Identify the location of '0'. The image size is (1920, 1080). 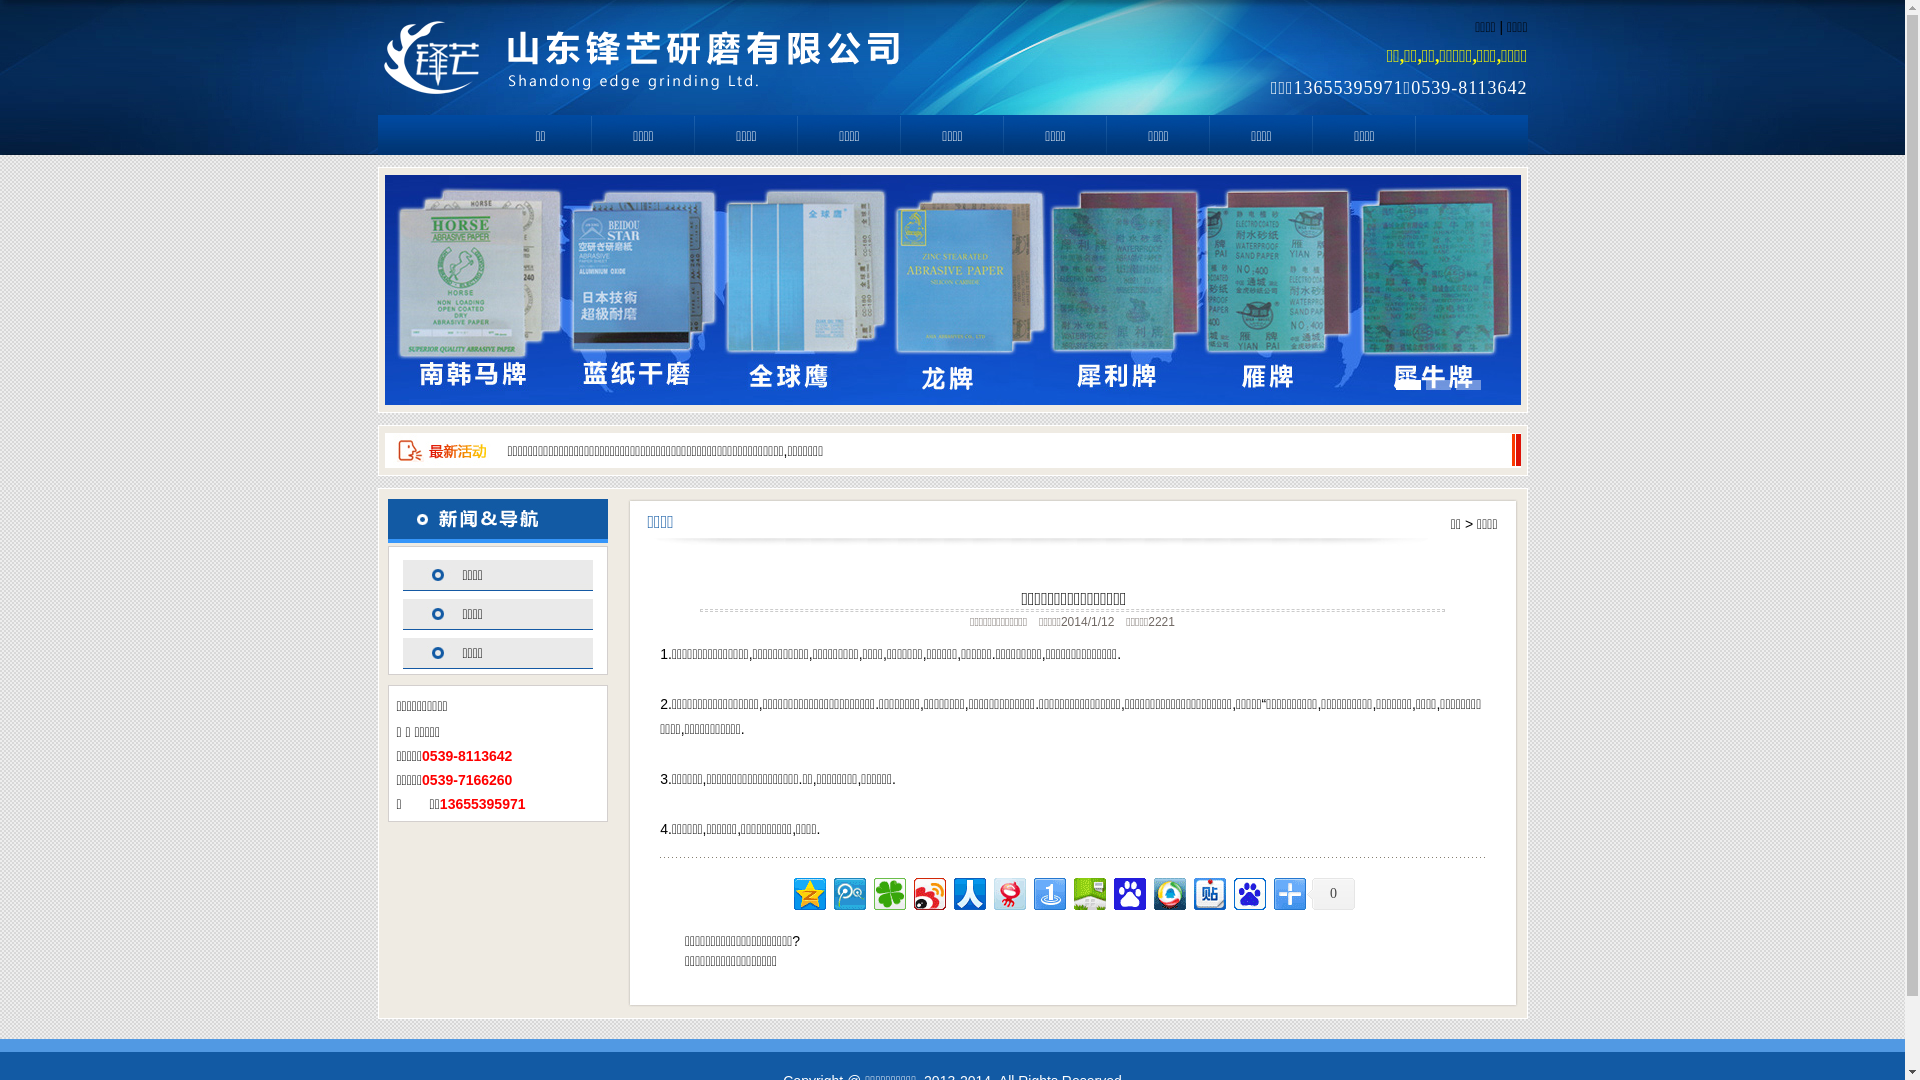
(1330, 893).